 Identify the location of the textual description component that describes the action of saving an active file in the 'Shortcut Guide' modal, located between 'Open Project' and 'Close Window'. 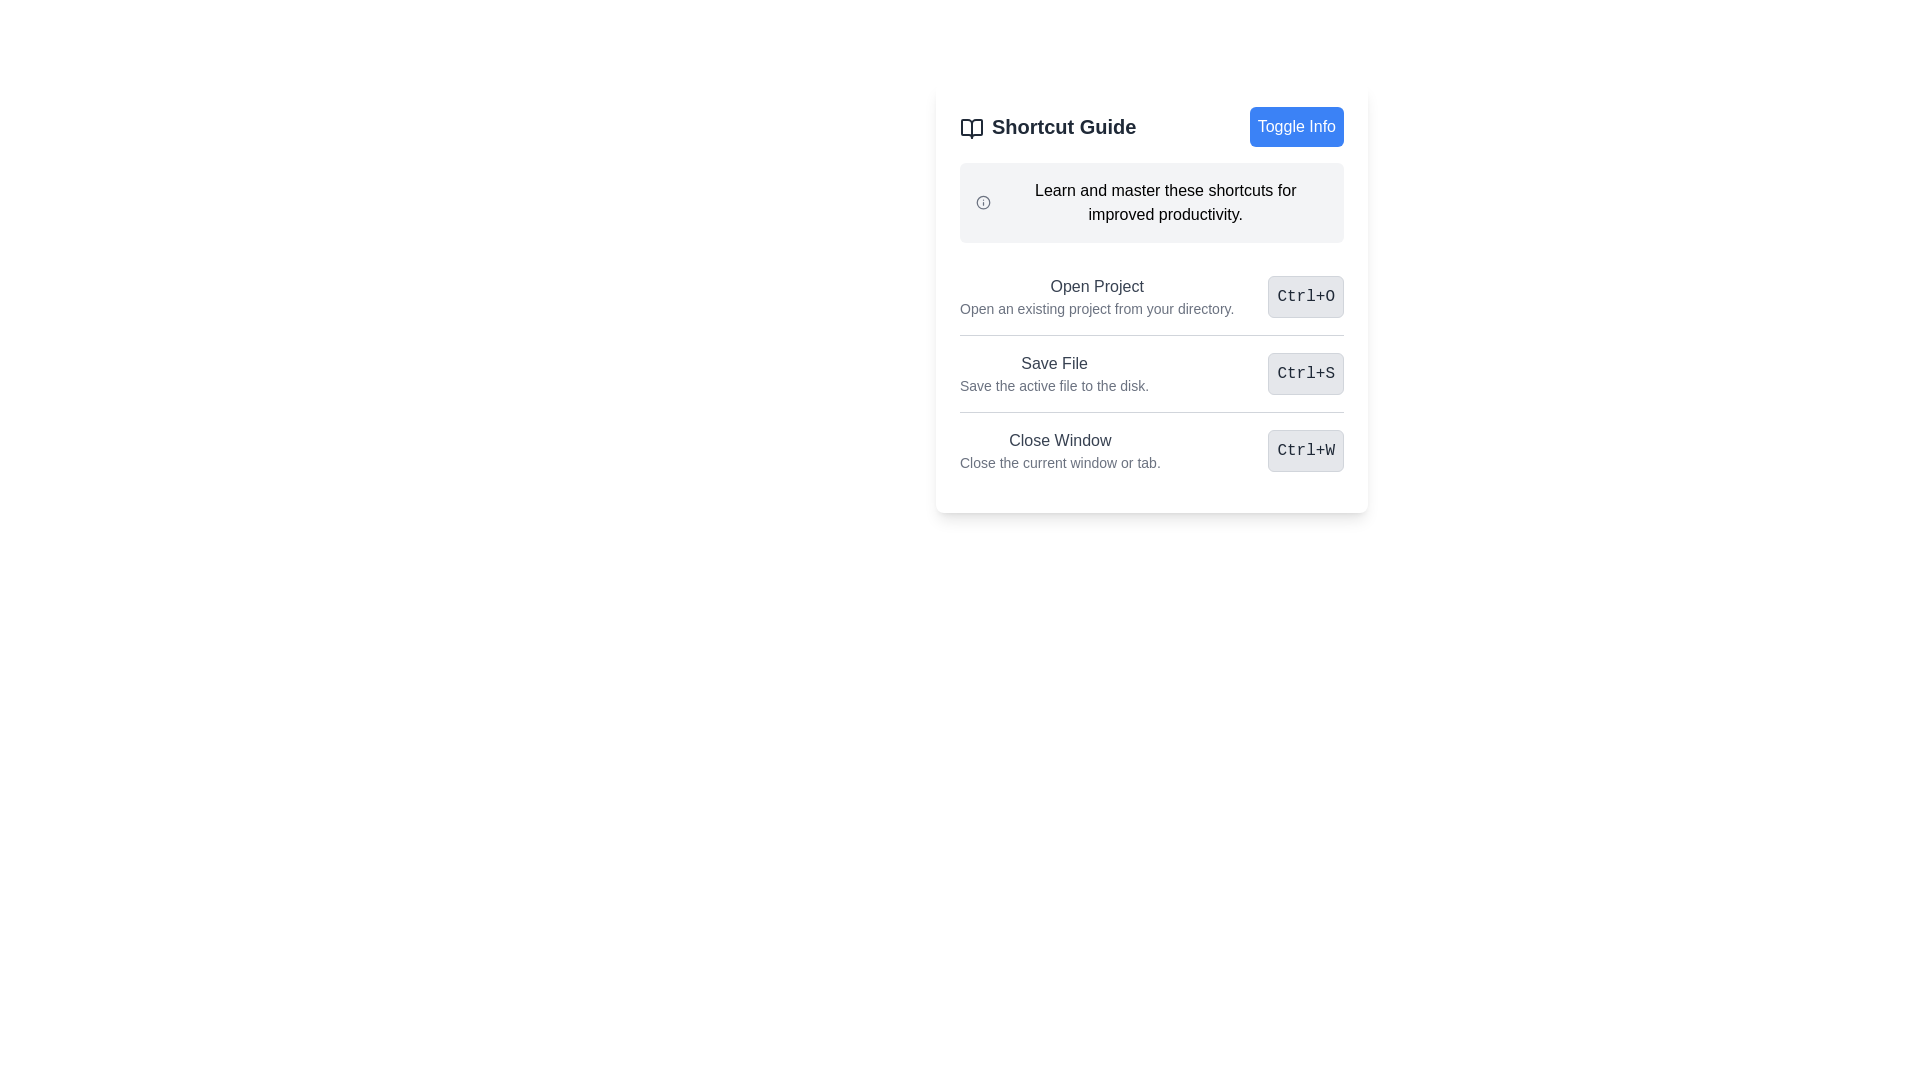
(1053, 374).